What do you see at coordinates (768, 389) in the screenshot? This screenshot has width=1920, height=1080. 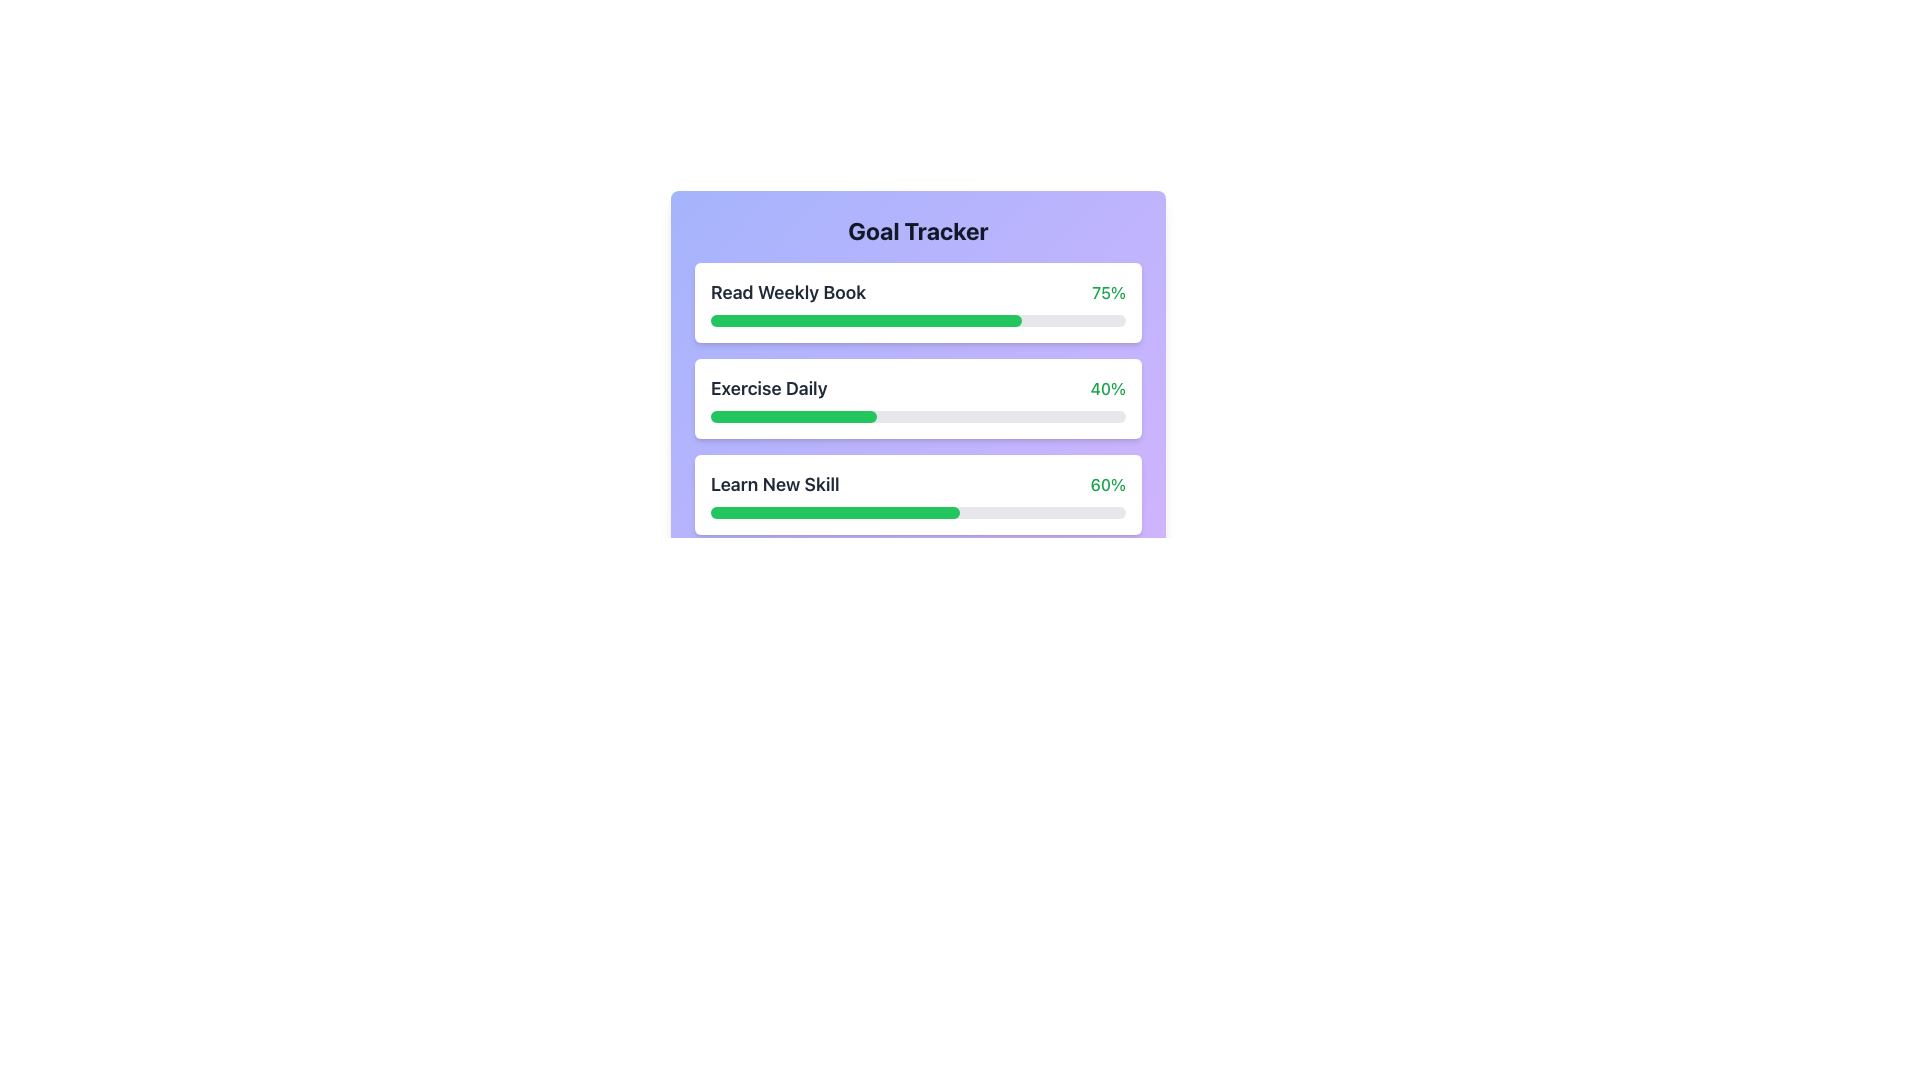 I see `the 'Exercise Daily' text label, which is styled in bold and larger font, located in the middle segment of the list under the 'Goal Tracker' heading` at bounding box center [768, 389].